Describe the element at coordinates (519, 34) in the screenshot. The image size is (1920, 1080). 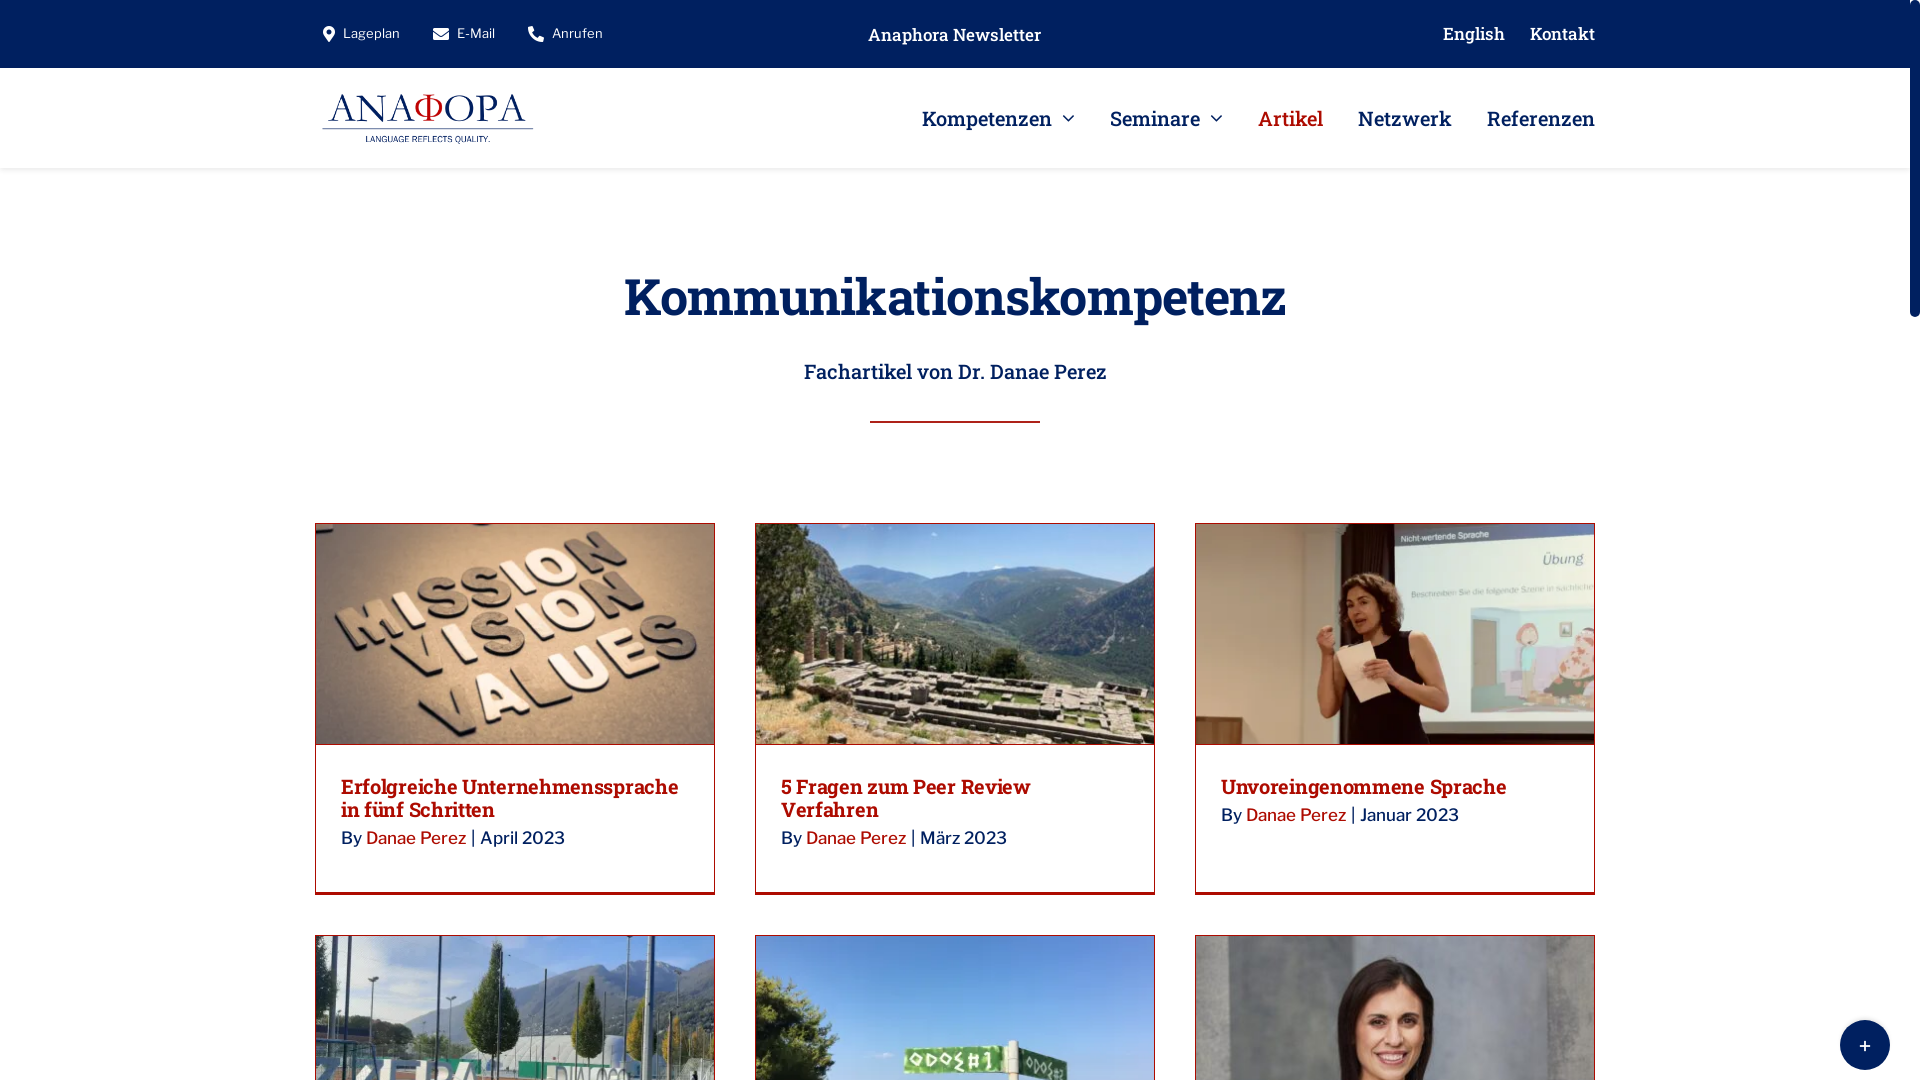
I see `'Anrufen'` at that location.